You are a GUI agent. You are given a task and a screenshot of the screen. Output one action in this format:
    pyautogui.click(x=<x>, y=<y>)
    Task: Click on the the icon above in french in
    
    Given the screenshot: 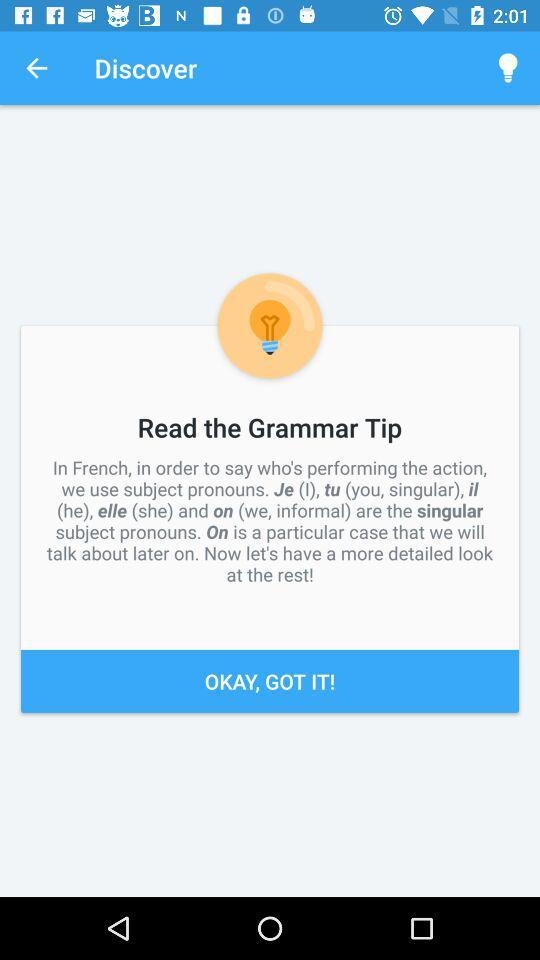 What is the action you would take?
    pyautogui.click(x=36, y=68)
    